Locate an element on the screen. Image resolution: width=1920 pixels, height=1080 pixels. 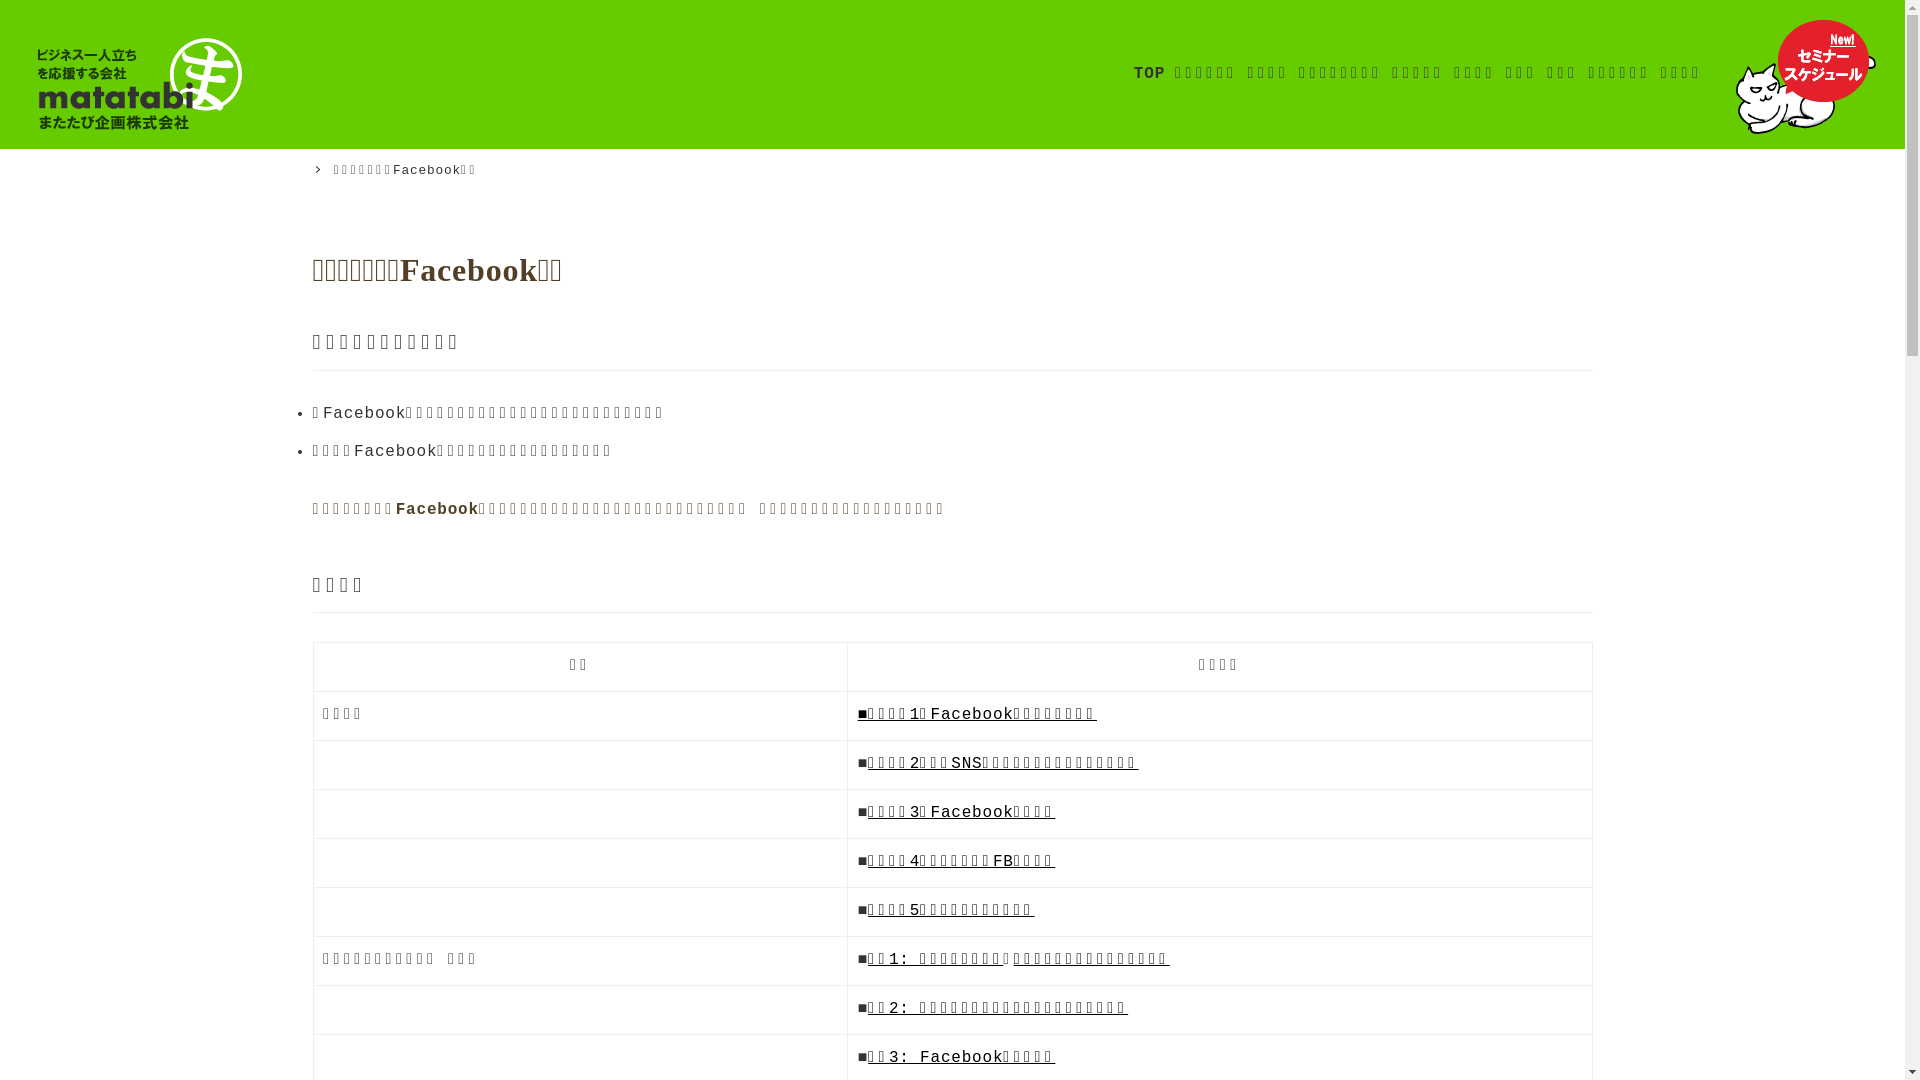
'TOP' is located at coordinates (1149, 73).